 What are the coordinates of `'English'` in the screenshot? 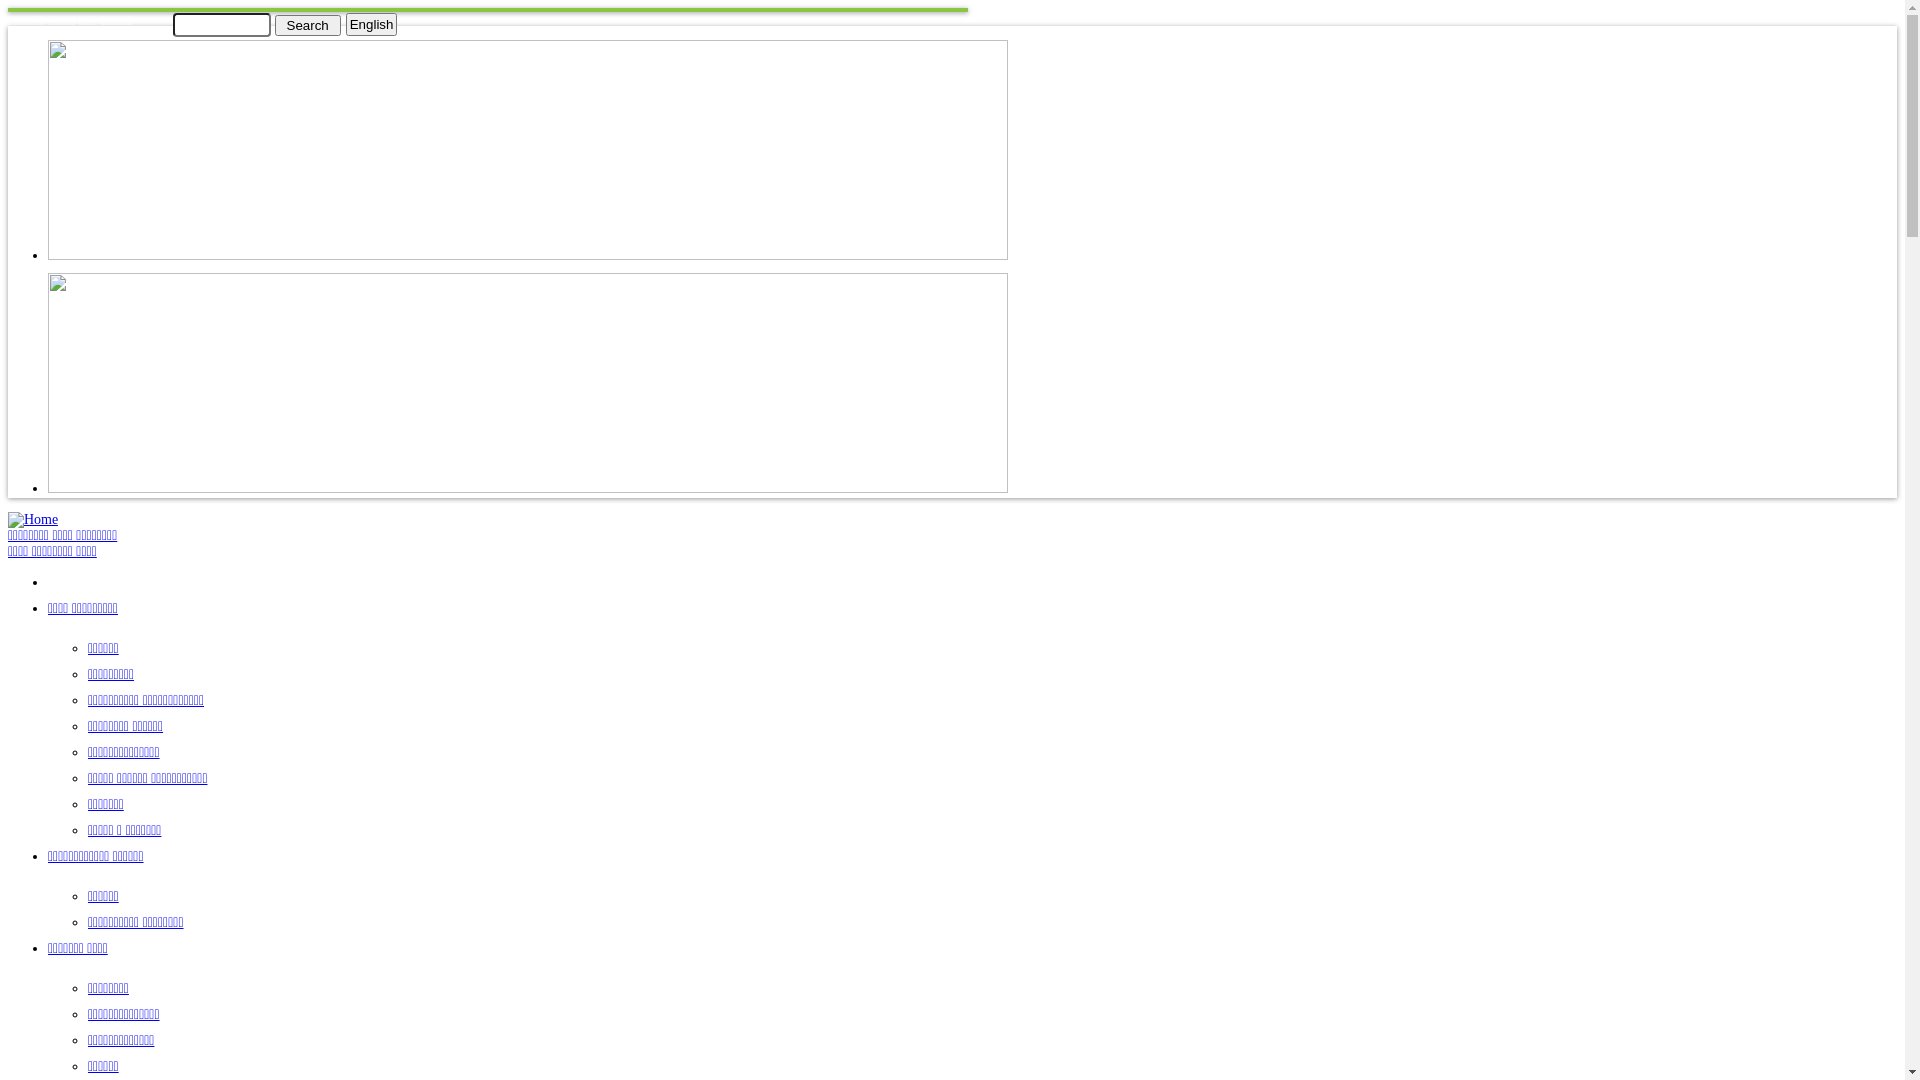 It's located at (372, 24).